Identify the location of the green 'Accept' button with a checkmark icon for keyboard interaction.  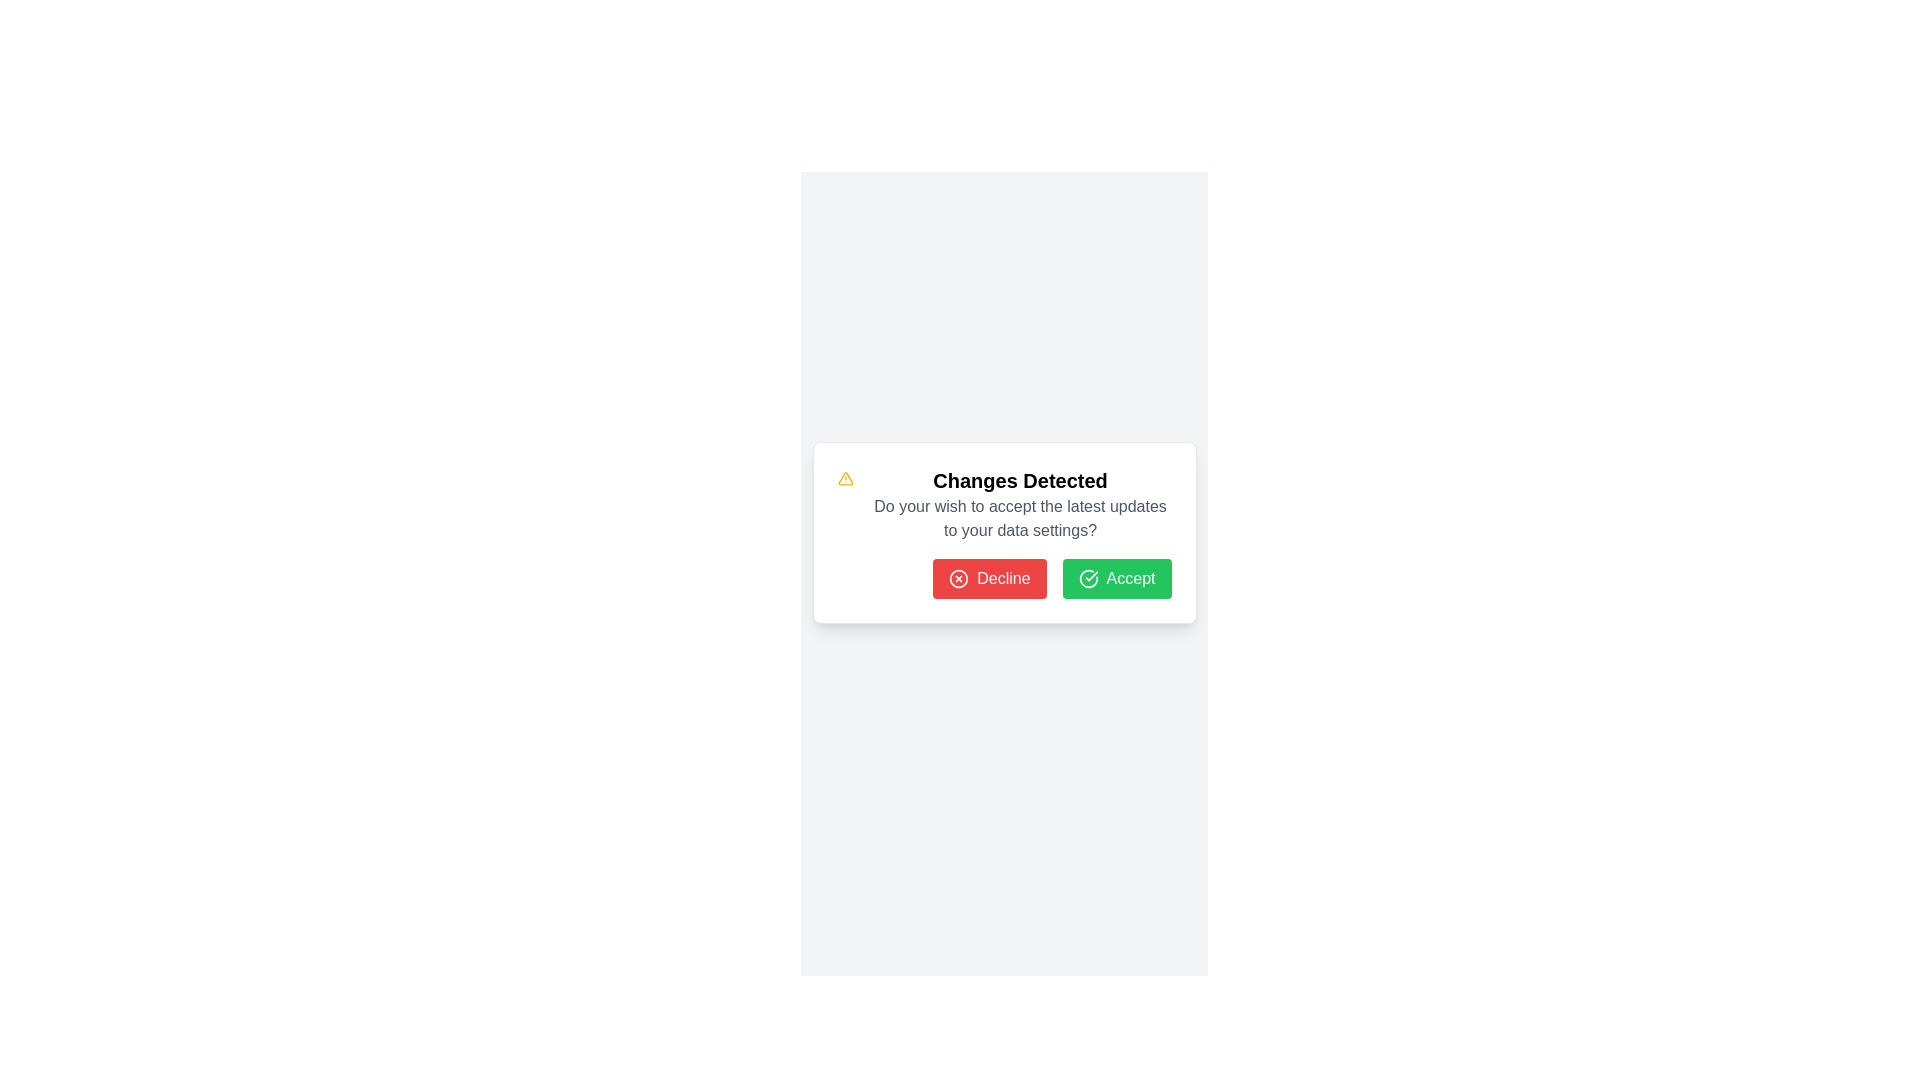
(1116, 578).